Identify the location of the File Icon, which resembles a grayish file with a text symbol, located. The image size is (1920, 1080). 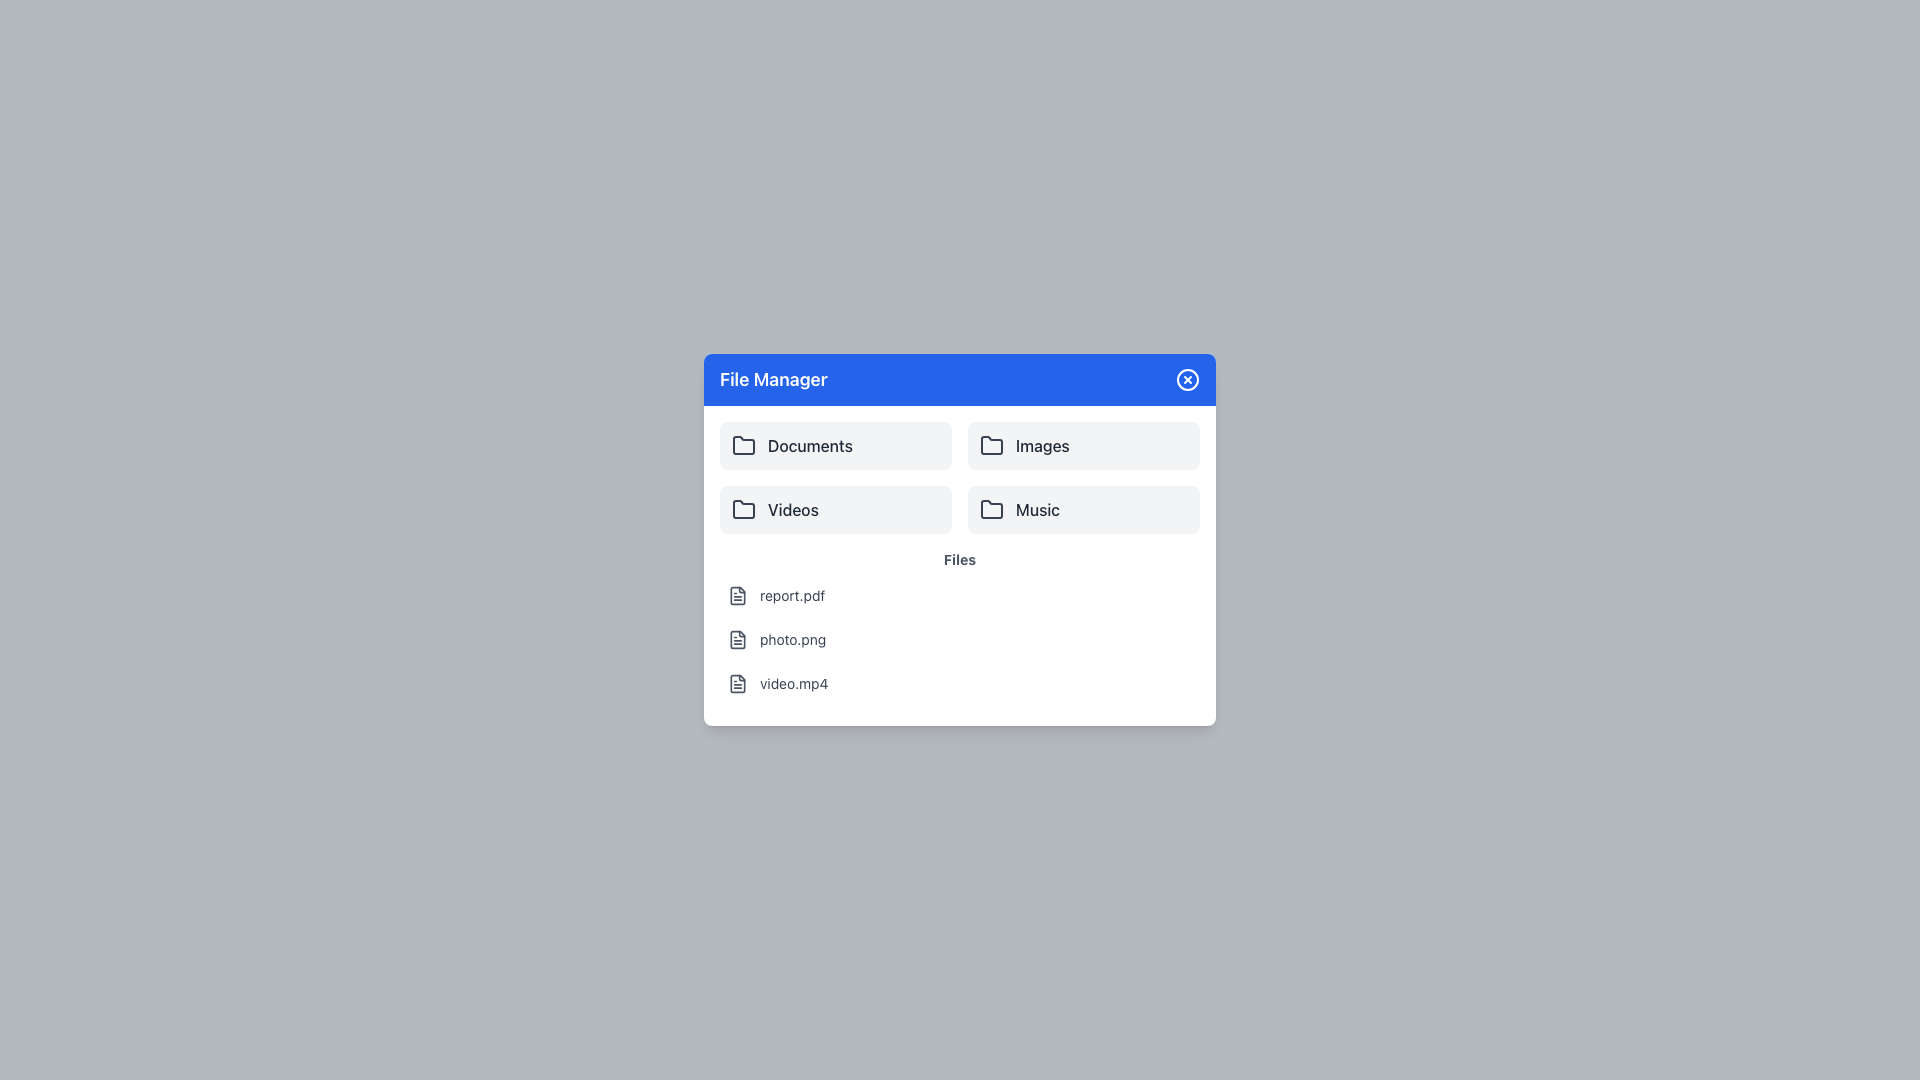
(737, 595).